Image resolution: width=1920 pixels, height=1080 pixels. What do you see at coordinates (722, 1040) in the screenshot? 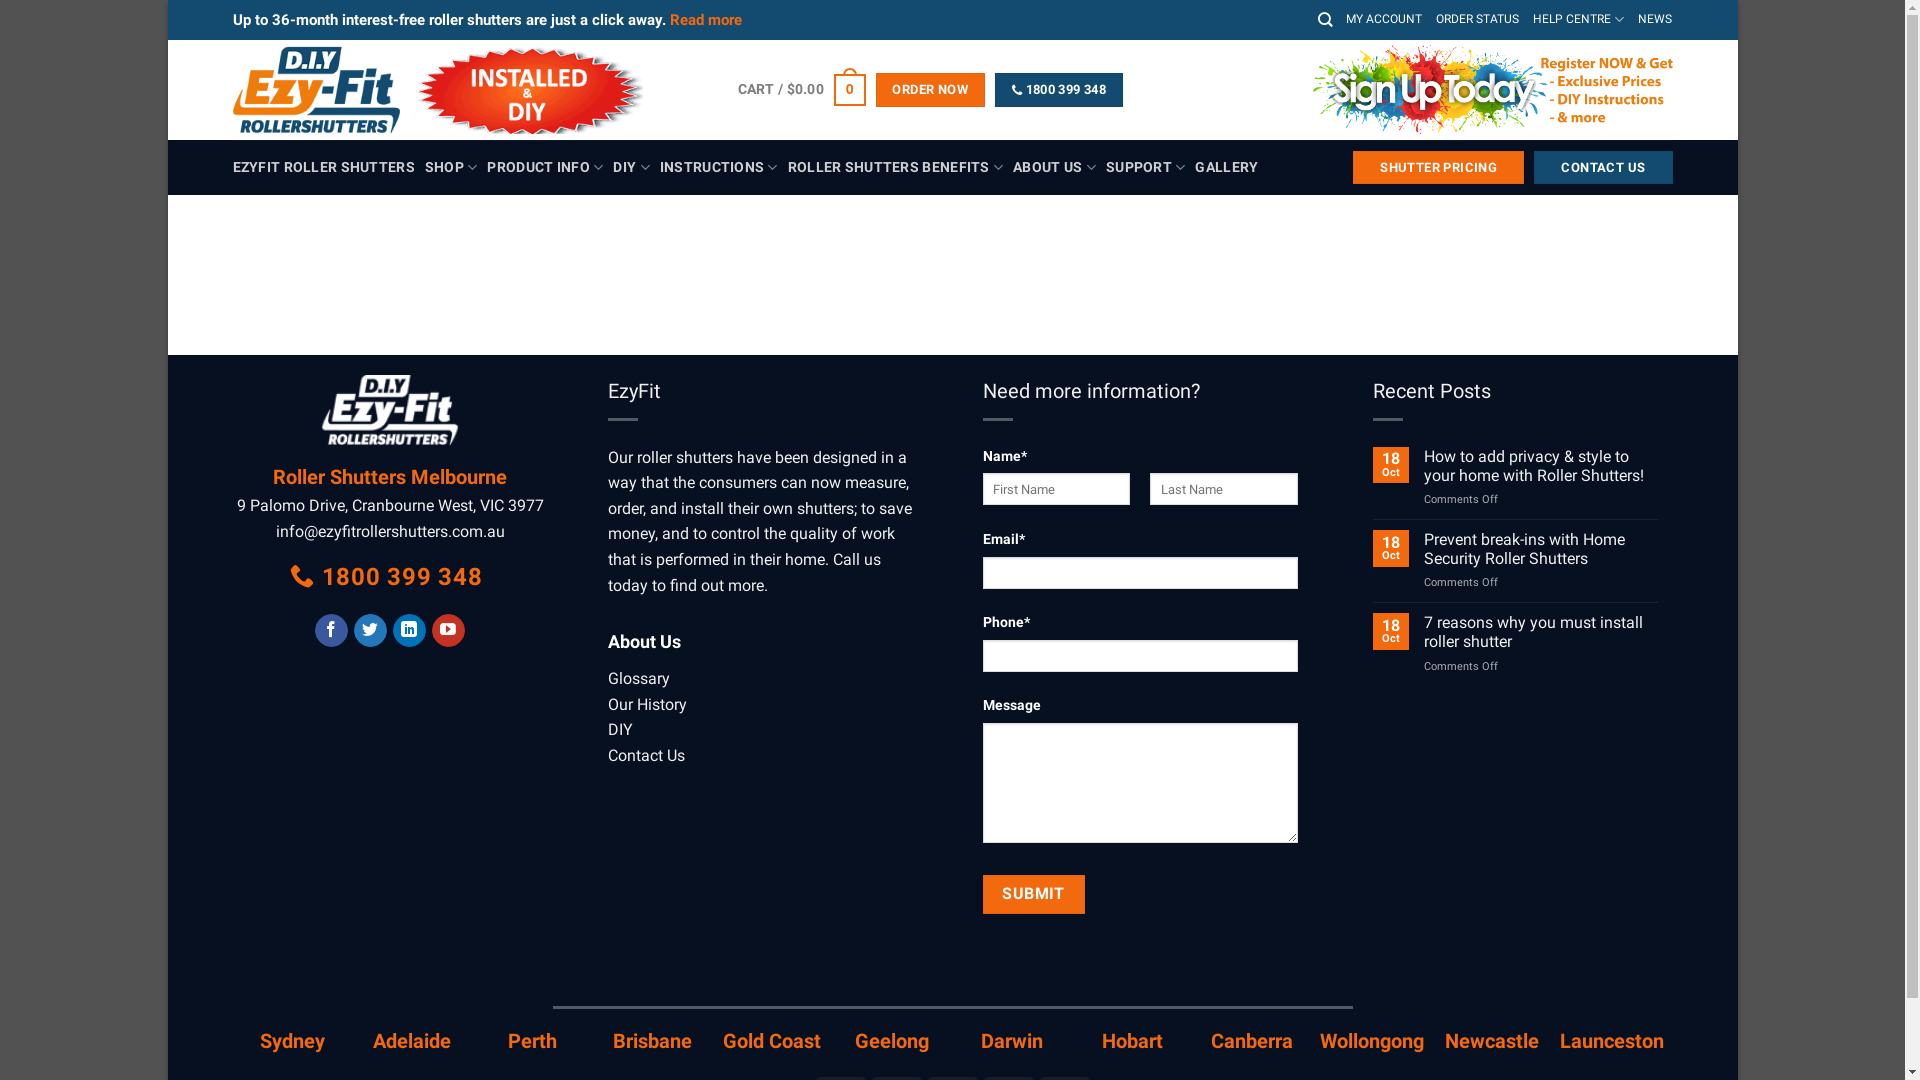
I see `'Gold Coast'` at bounding box center [722, 1040].